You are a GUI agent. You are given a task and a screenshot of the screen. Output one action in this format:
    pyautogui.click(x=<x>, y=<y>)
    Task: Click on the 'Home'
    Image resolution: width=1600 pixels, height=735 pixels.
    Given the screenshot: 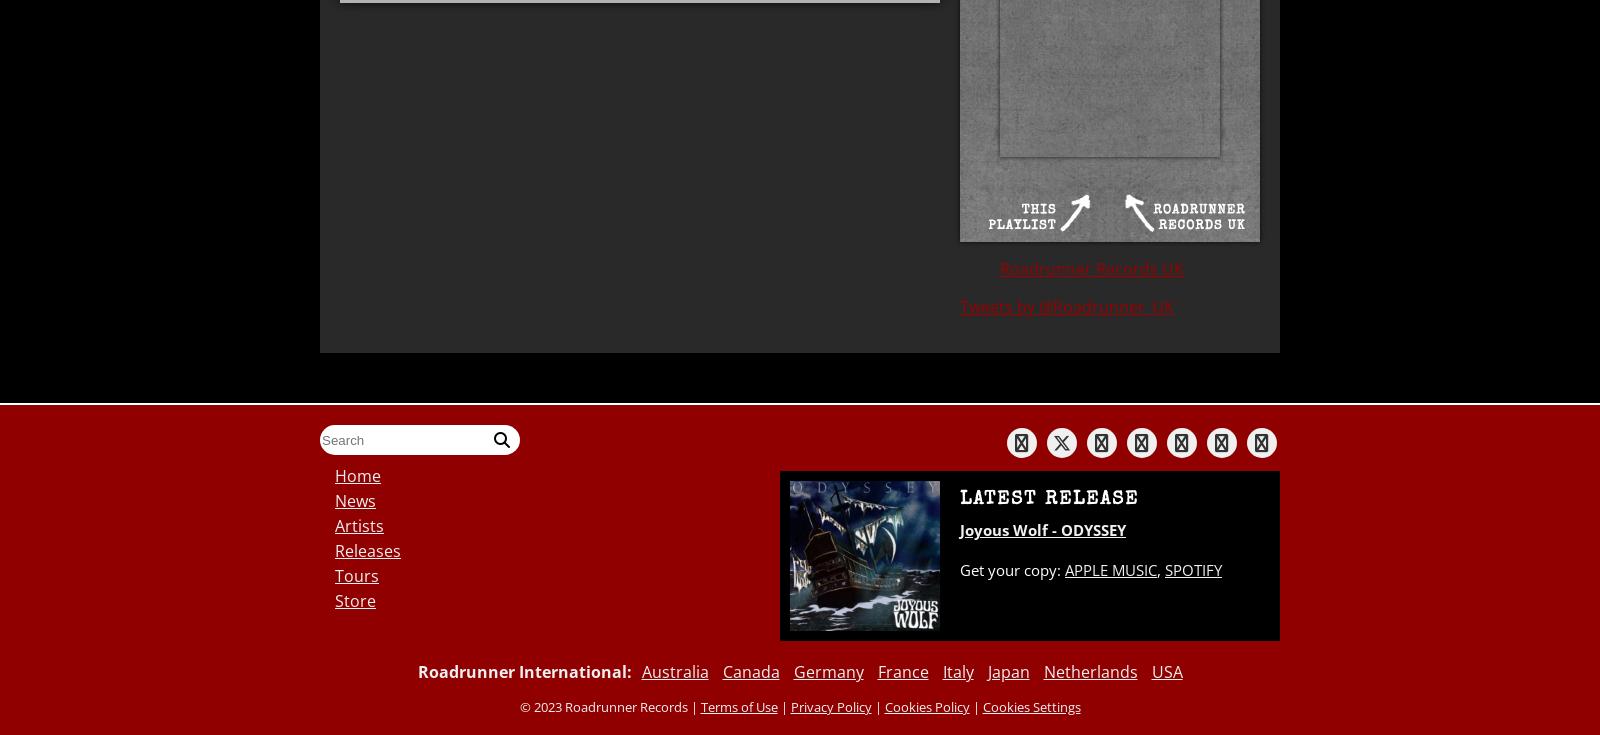 What is the action you would take?
    pyautogui.click(x=358, y=475)
    